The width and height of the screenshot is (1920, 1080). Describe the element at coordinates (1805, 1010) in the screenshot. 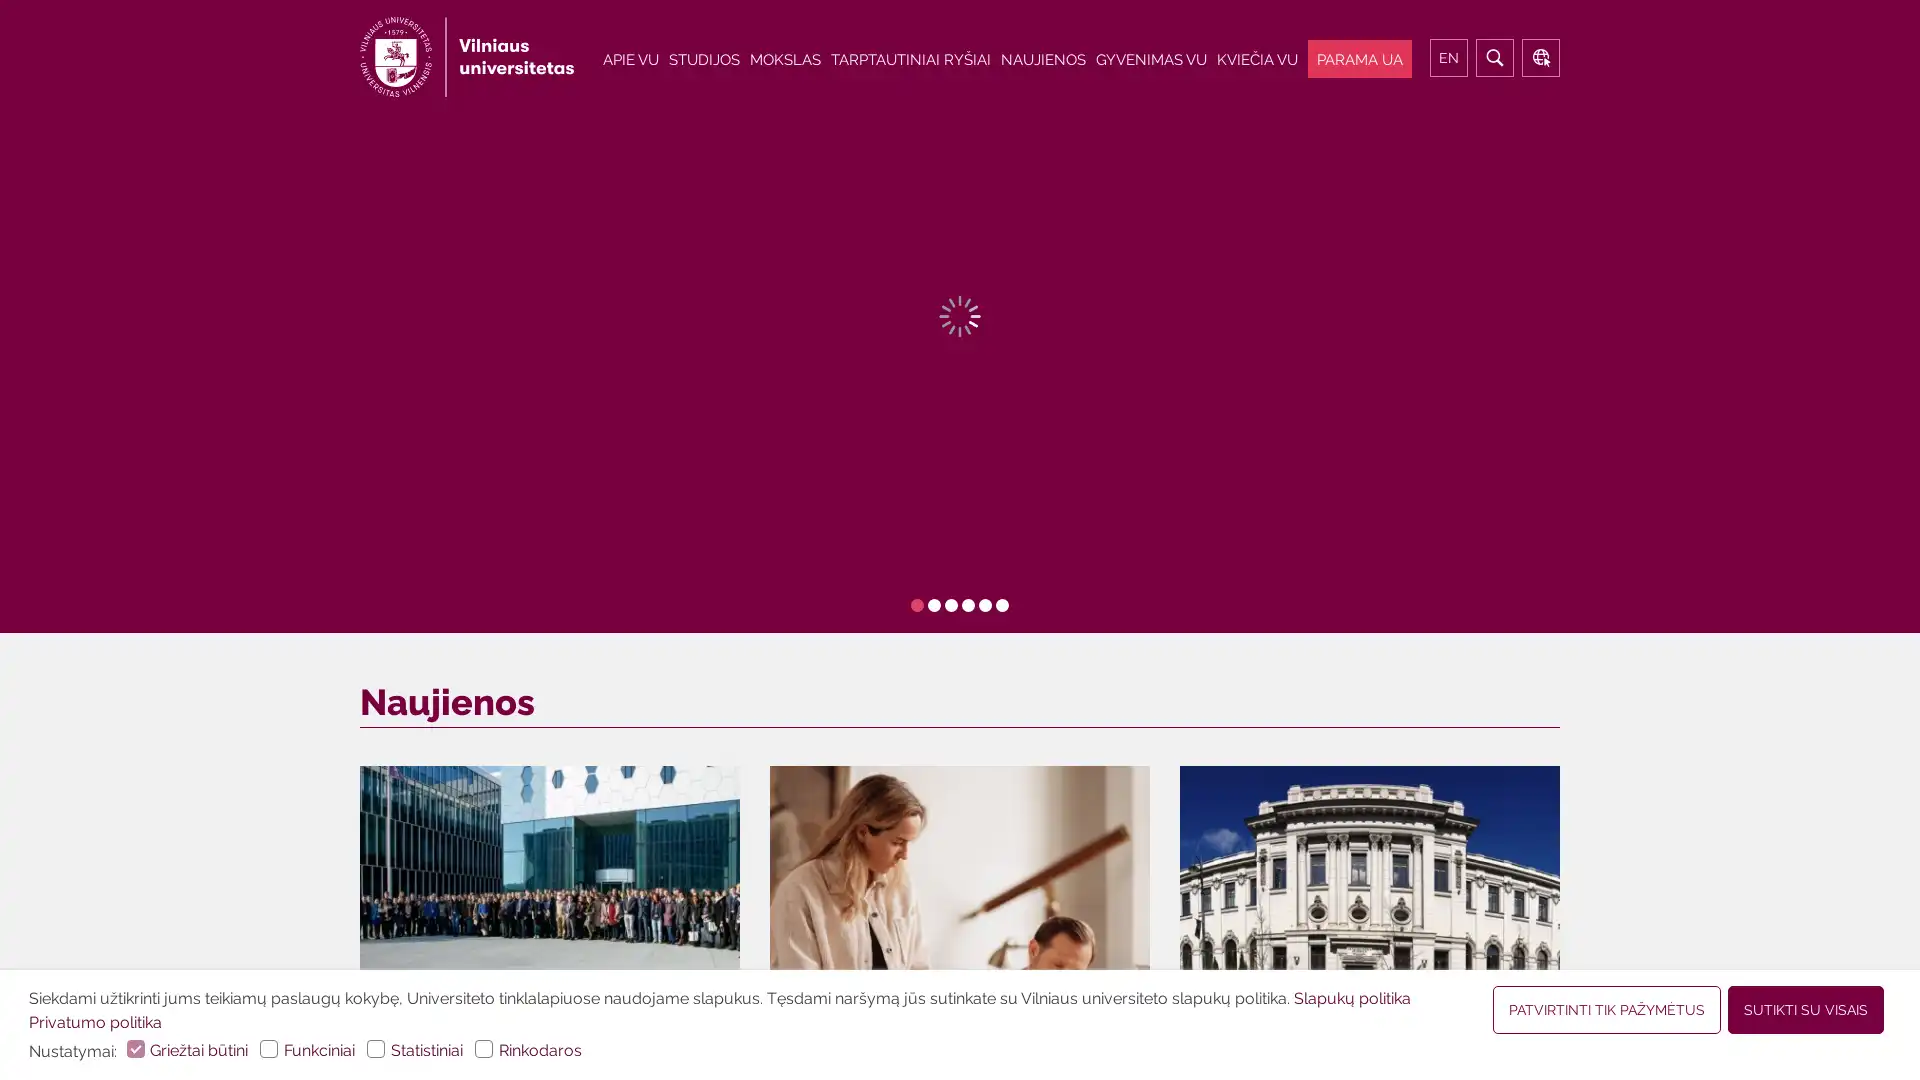

I see `allow all cookies` at that location.